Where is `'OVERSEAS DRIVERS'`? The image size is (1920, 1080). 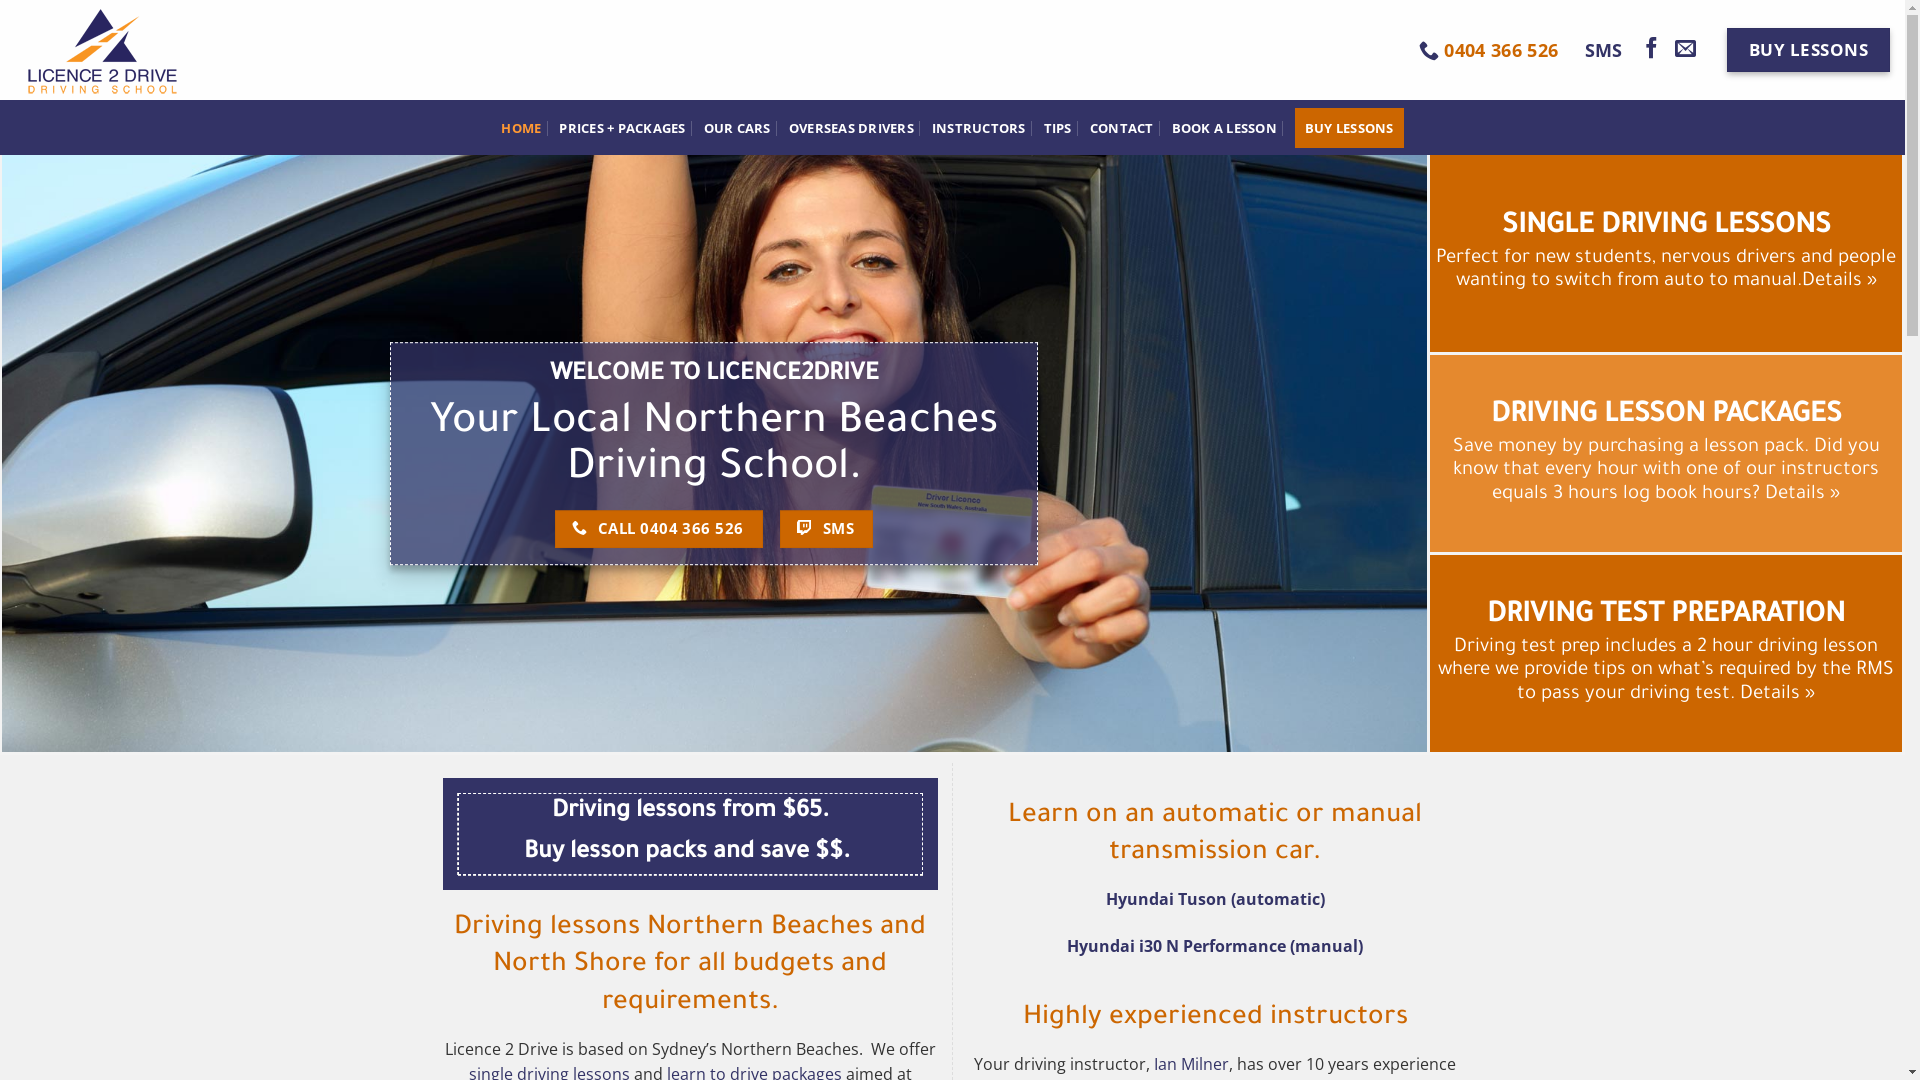
'OVERSEAS DRIVERS' is located at coordinates (787, 127).